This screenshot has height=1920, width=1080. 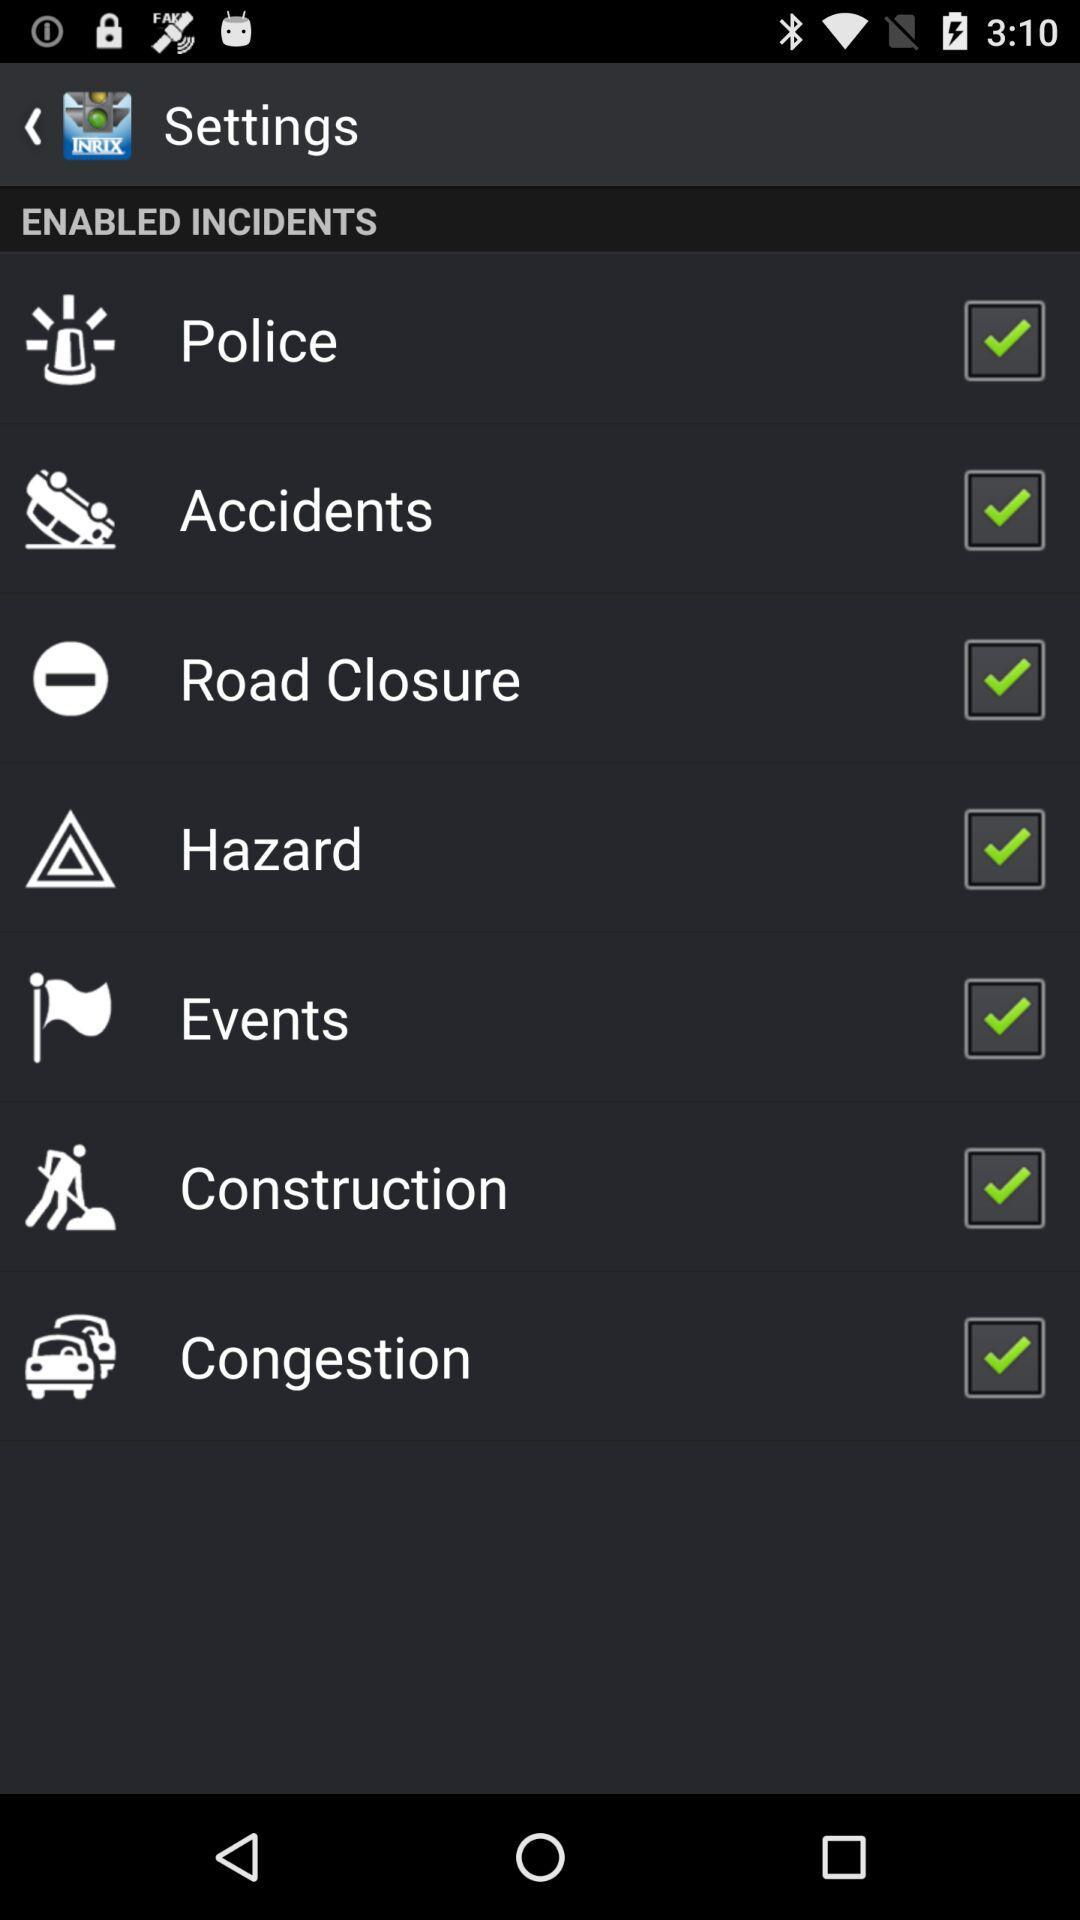 I want to click on construction item, so click(x=342, y=1186).